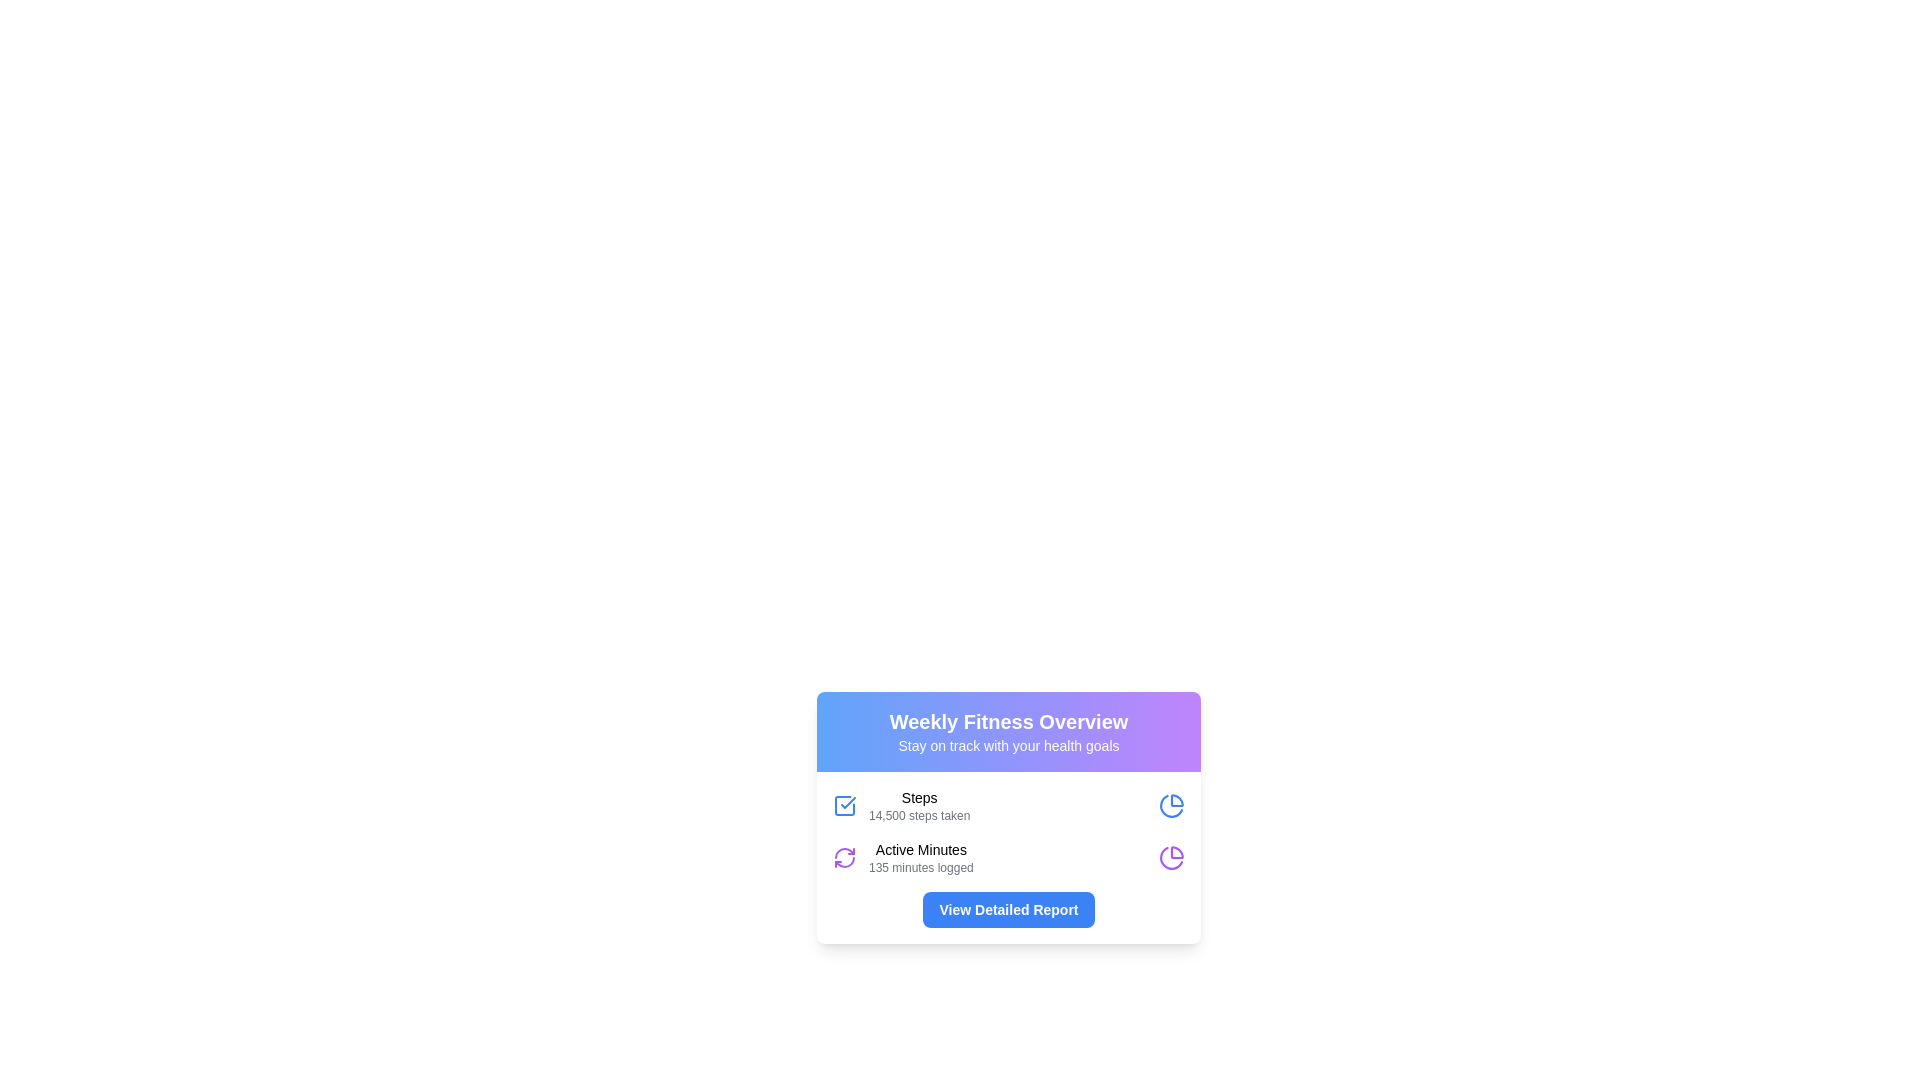  I want to click on the refresh icon located in the bottom-left corner of the 'Weekly Fitness Overview' card, so click(844, 856).